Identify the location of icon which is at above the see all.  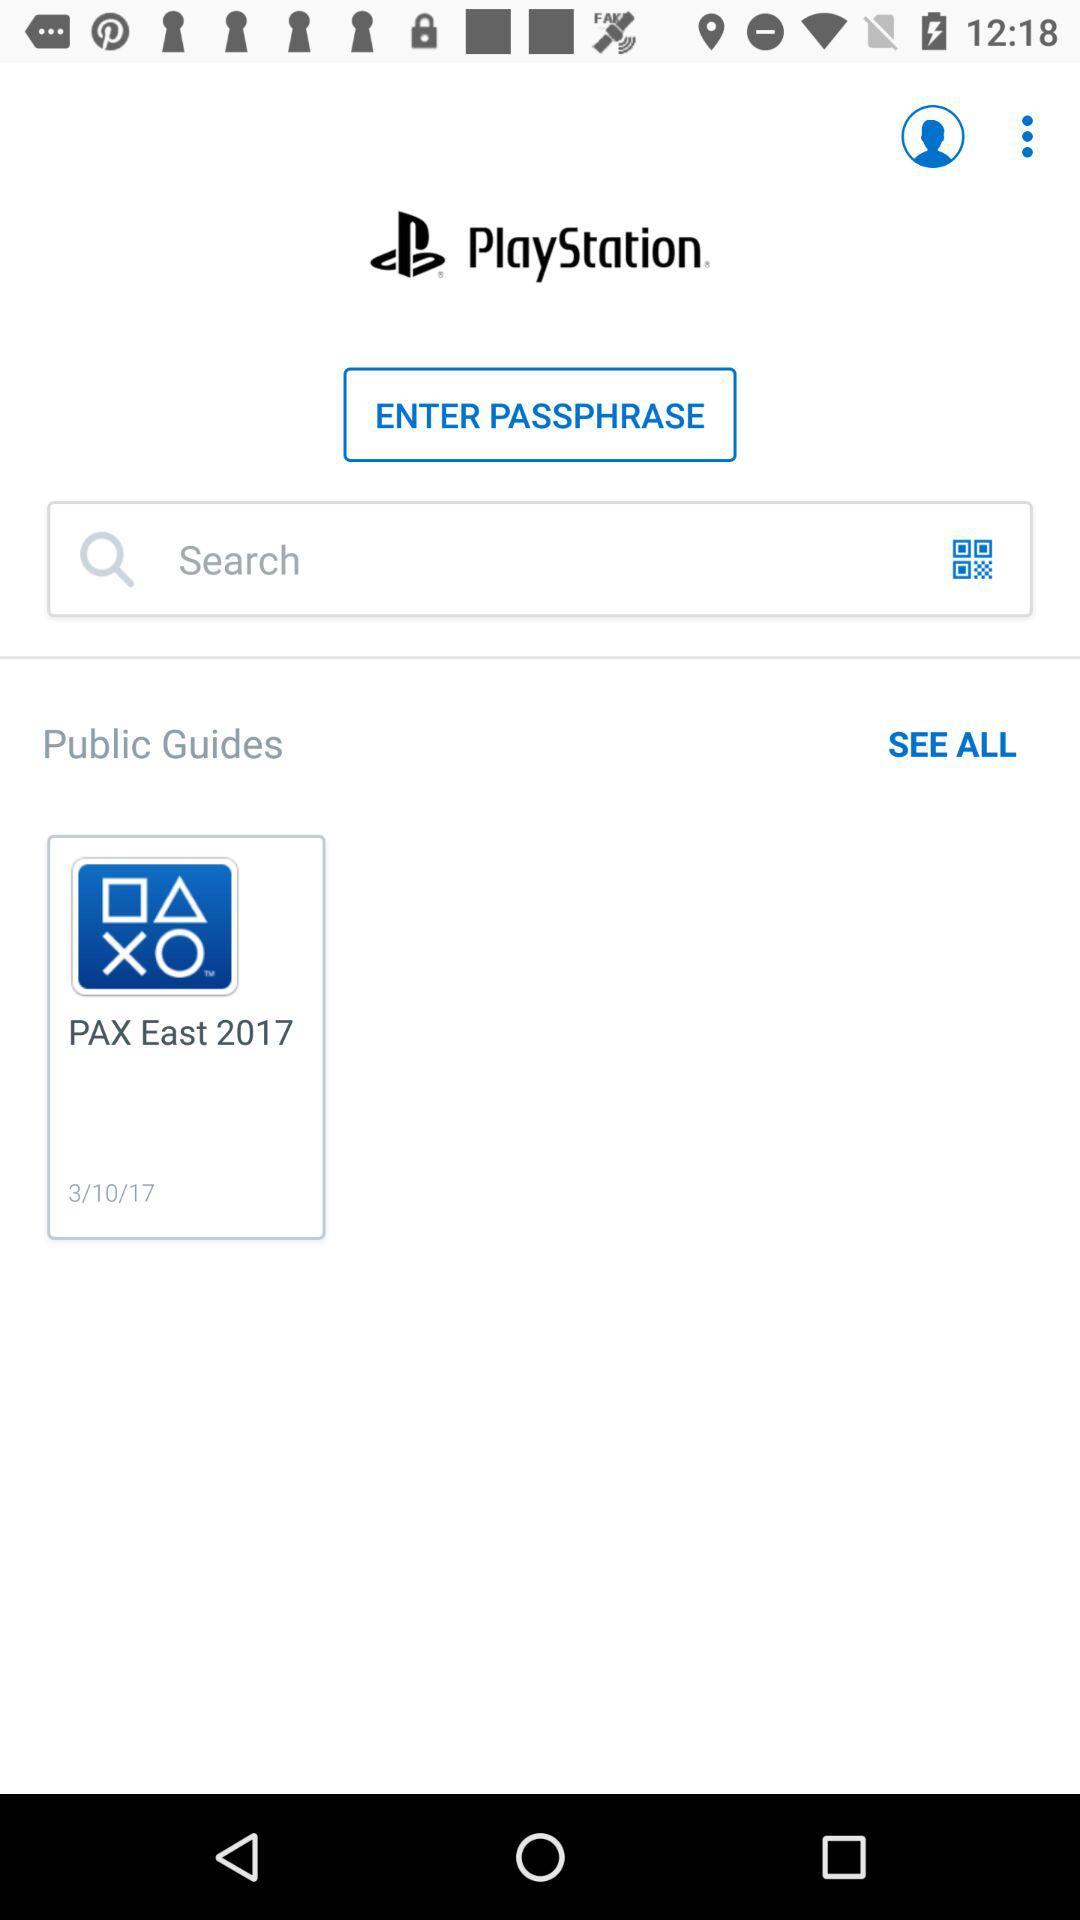
(971, 559).